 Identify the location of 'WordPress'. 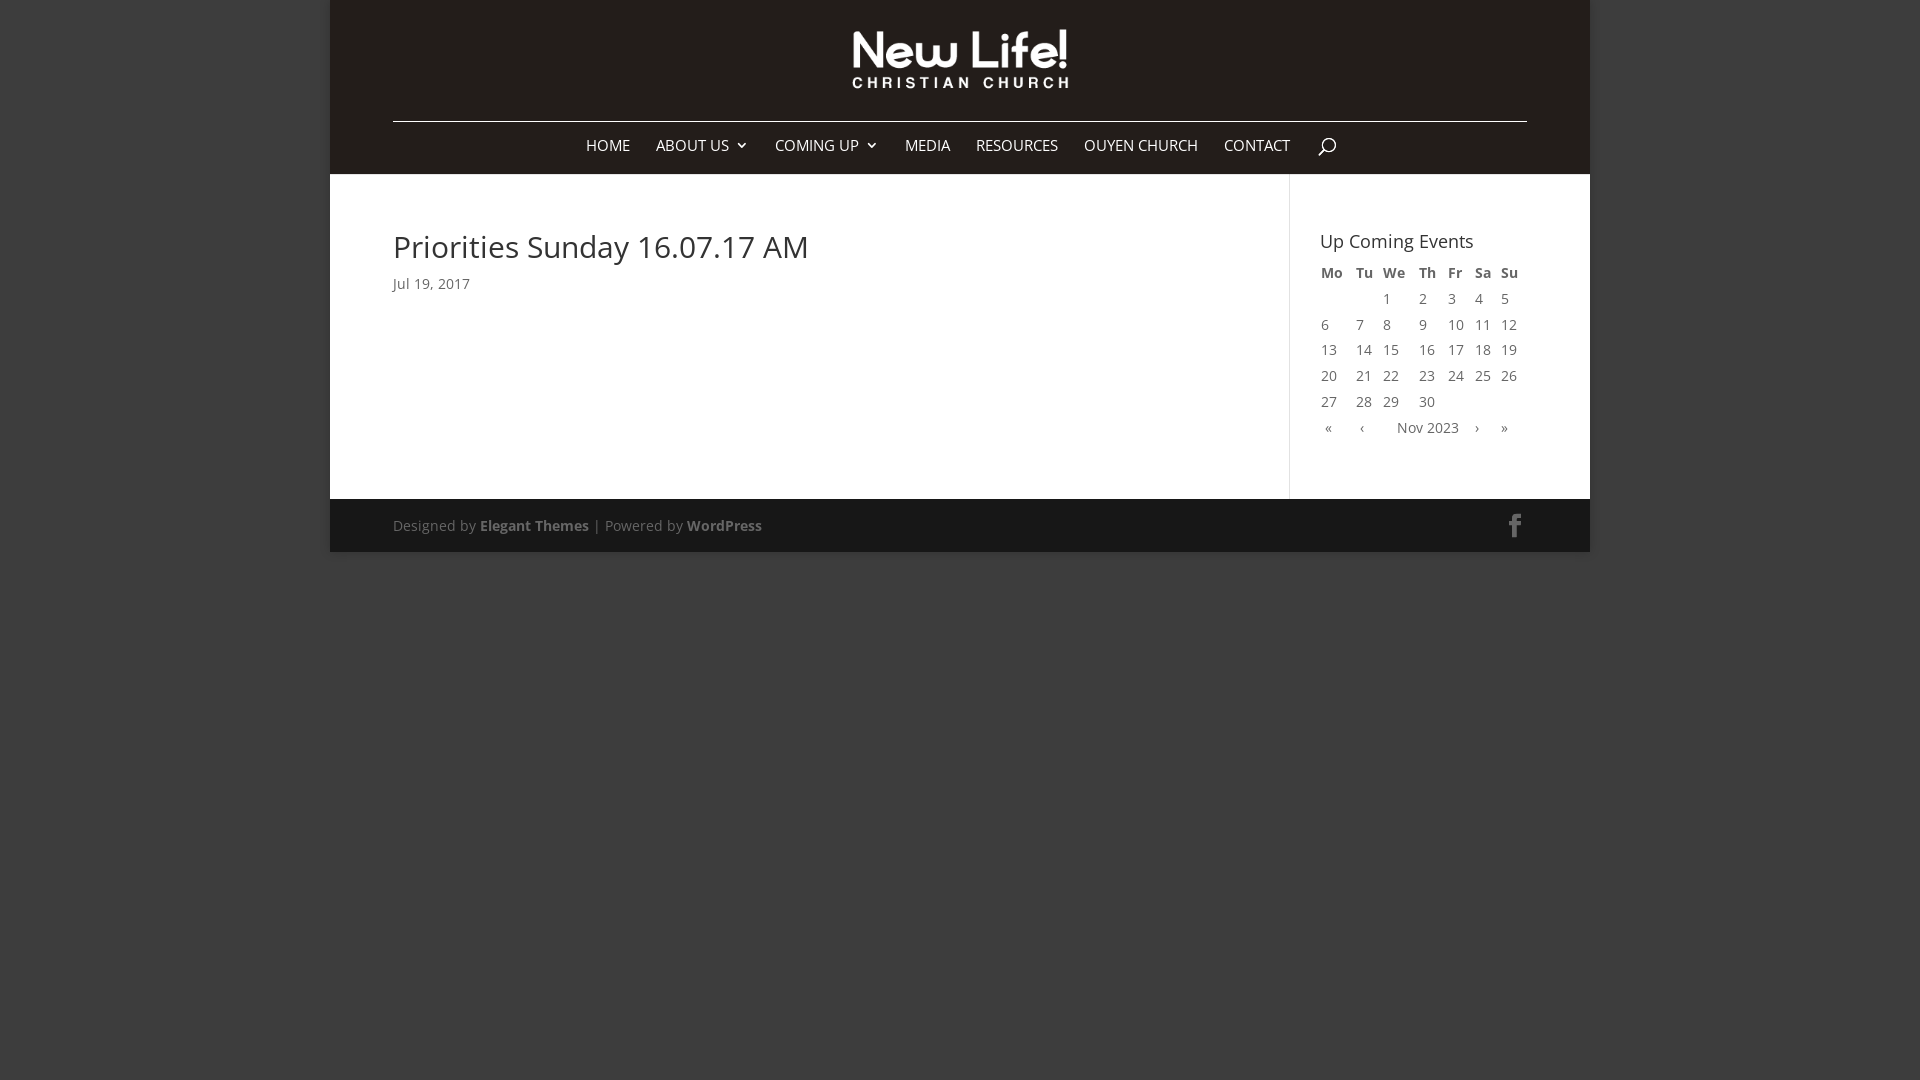
(723, 524).